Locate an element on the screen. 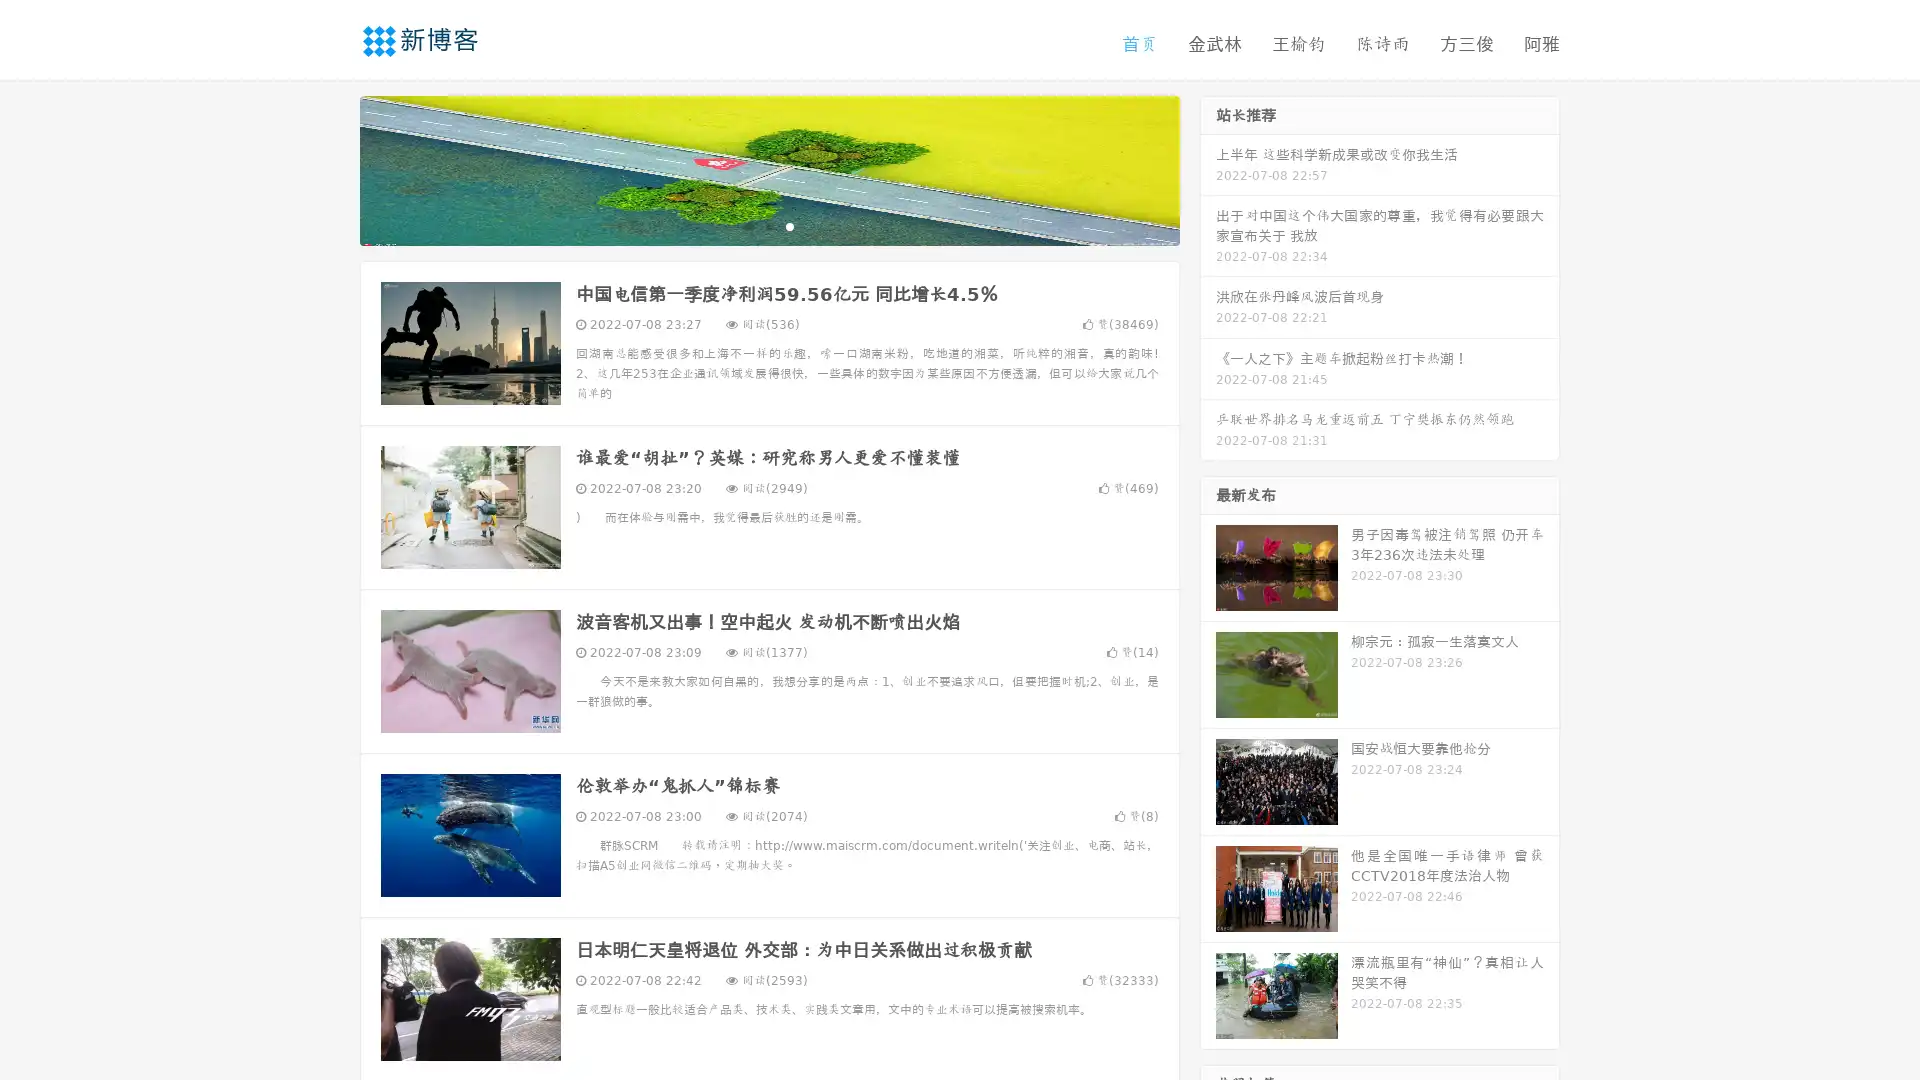 The height and width of the screenshot is (1080, 1920). Go to slide 2 is located at coordinates (768, 225).